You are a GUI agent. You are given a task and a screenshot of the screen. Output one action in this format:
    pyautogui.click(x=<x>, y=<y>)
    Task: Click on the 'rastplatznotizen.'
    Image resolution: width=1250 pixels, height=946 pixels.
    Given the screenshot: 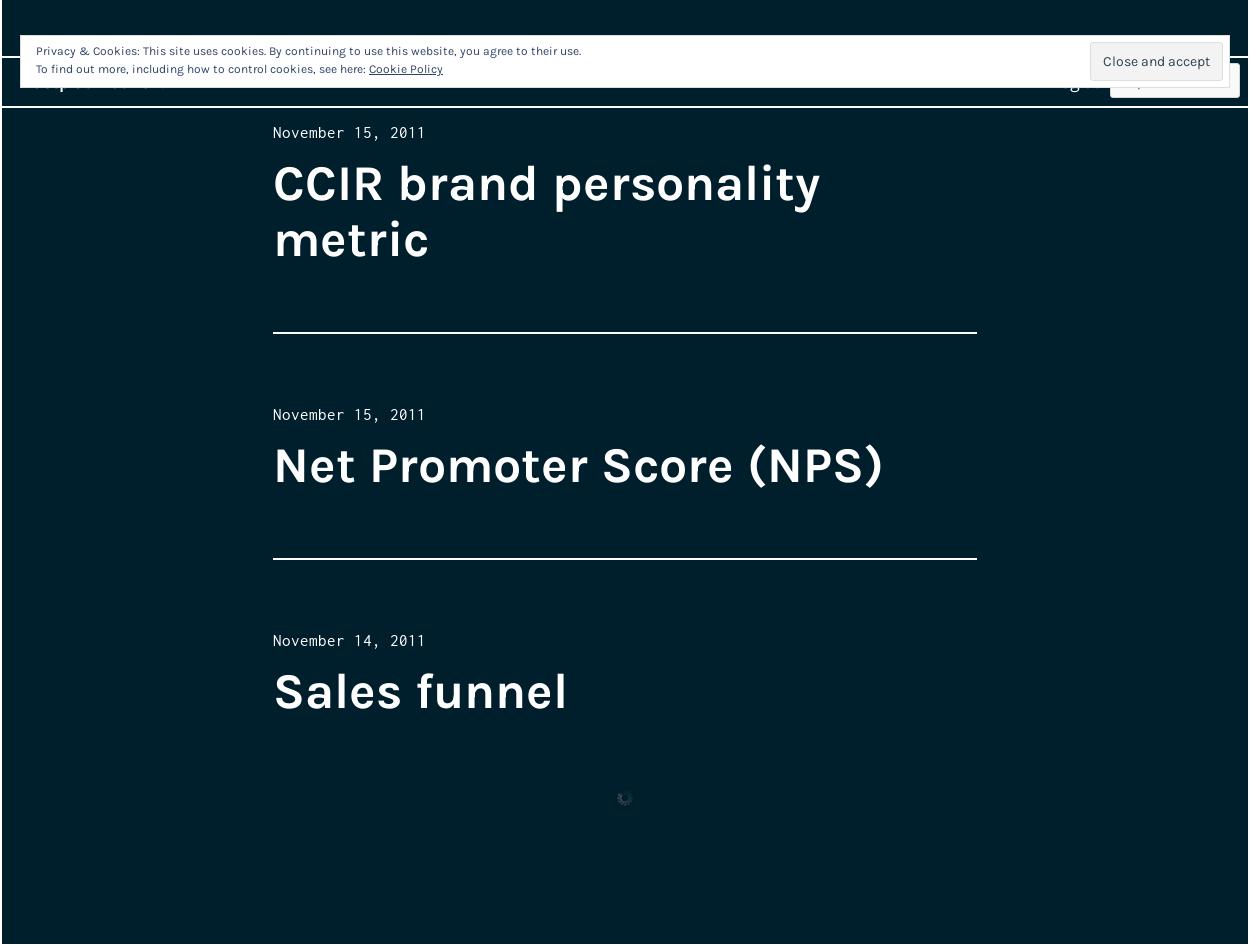 What is the action you would take?
    pyautogui.click(x=94, y=130)
    